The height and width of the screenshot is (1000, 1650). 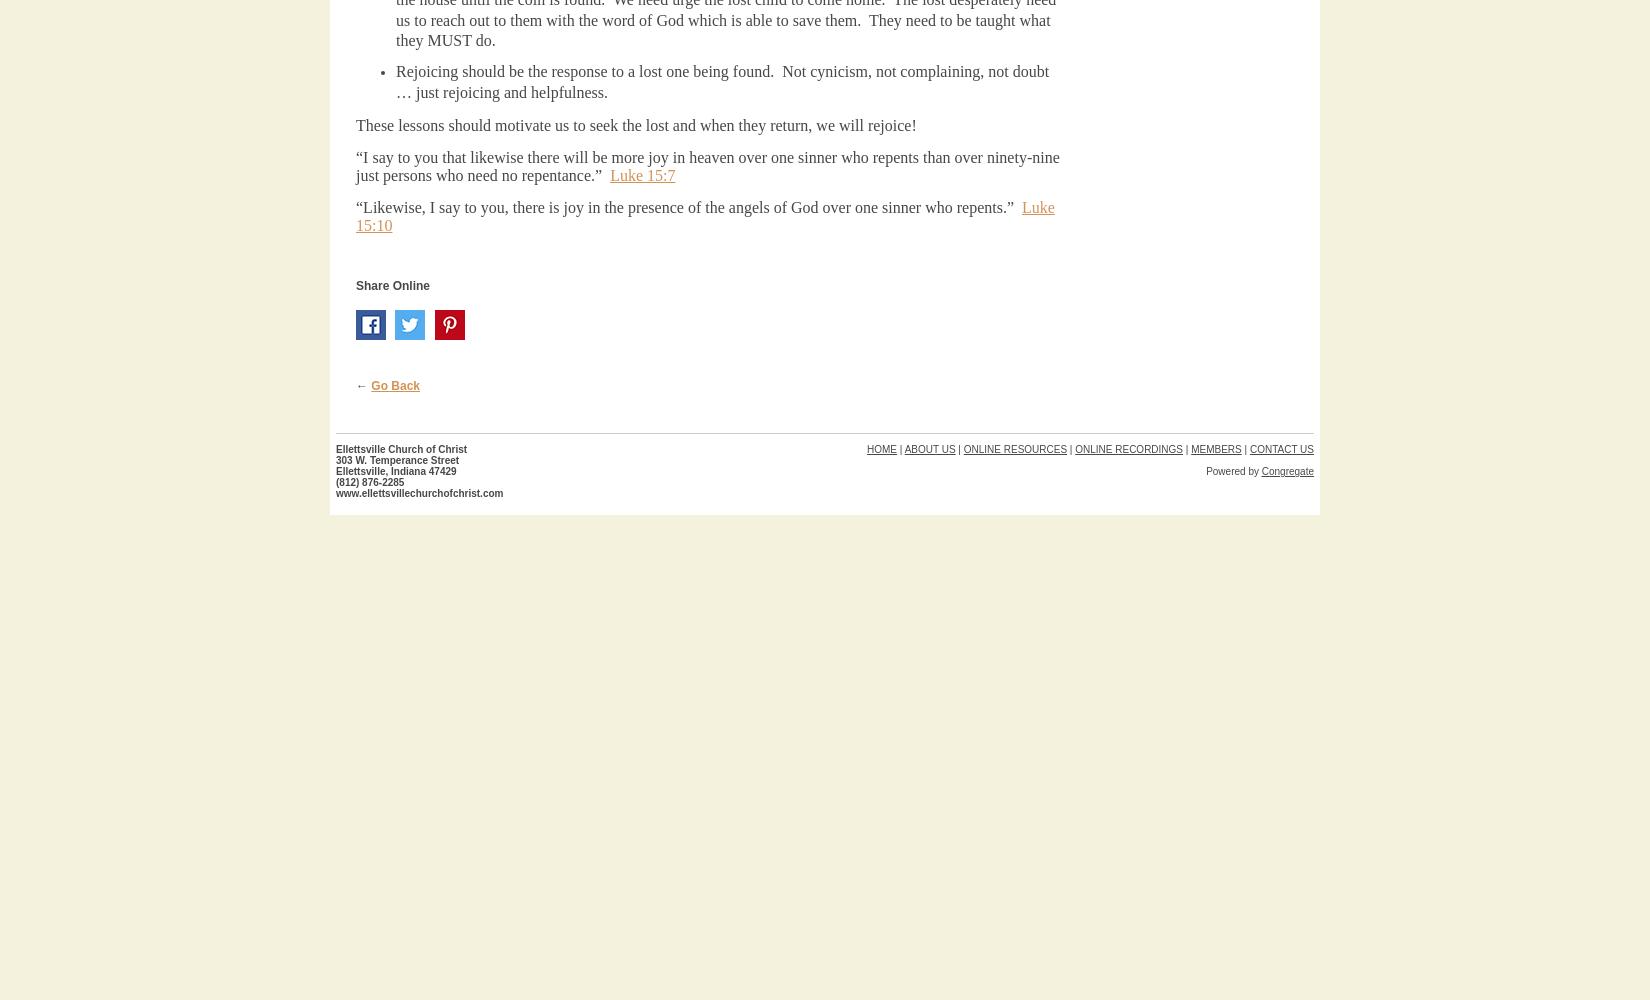 What do you see at coordinates (418, 492) in the screenshot?
I see `'www.ellettsvillechurchofchrist.com'` at bounding box center [418, 492].